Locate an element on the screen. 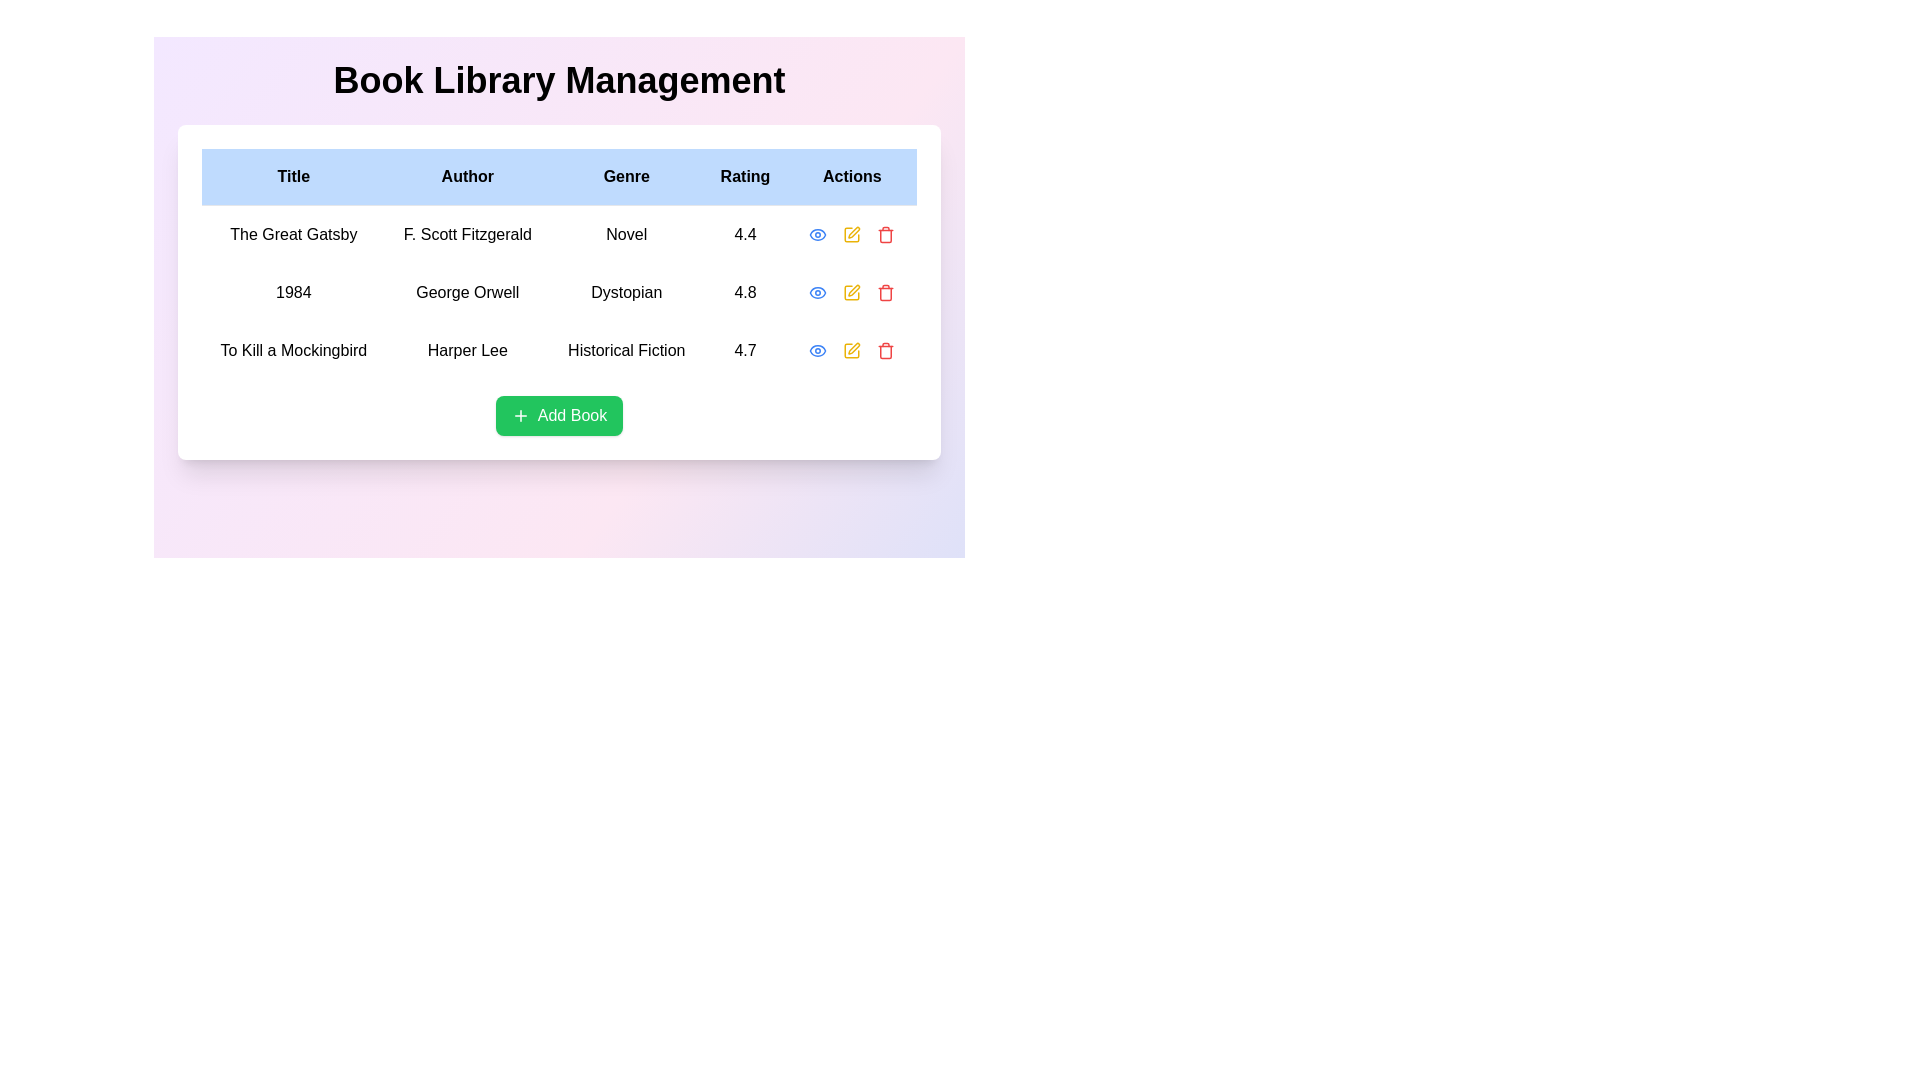  the text label representing the title of a book in the second row of the table under the 'Title' column is located at coordinates (292, 293).